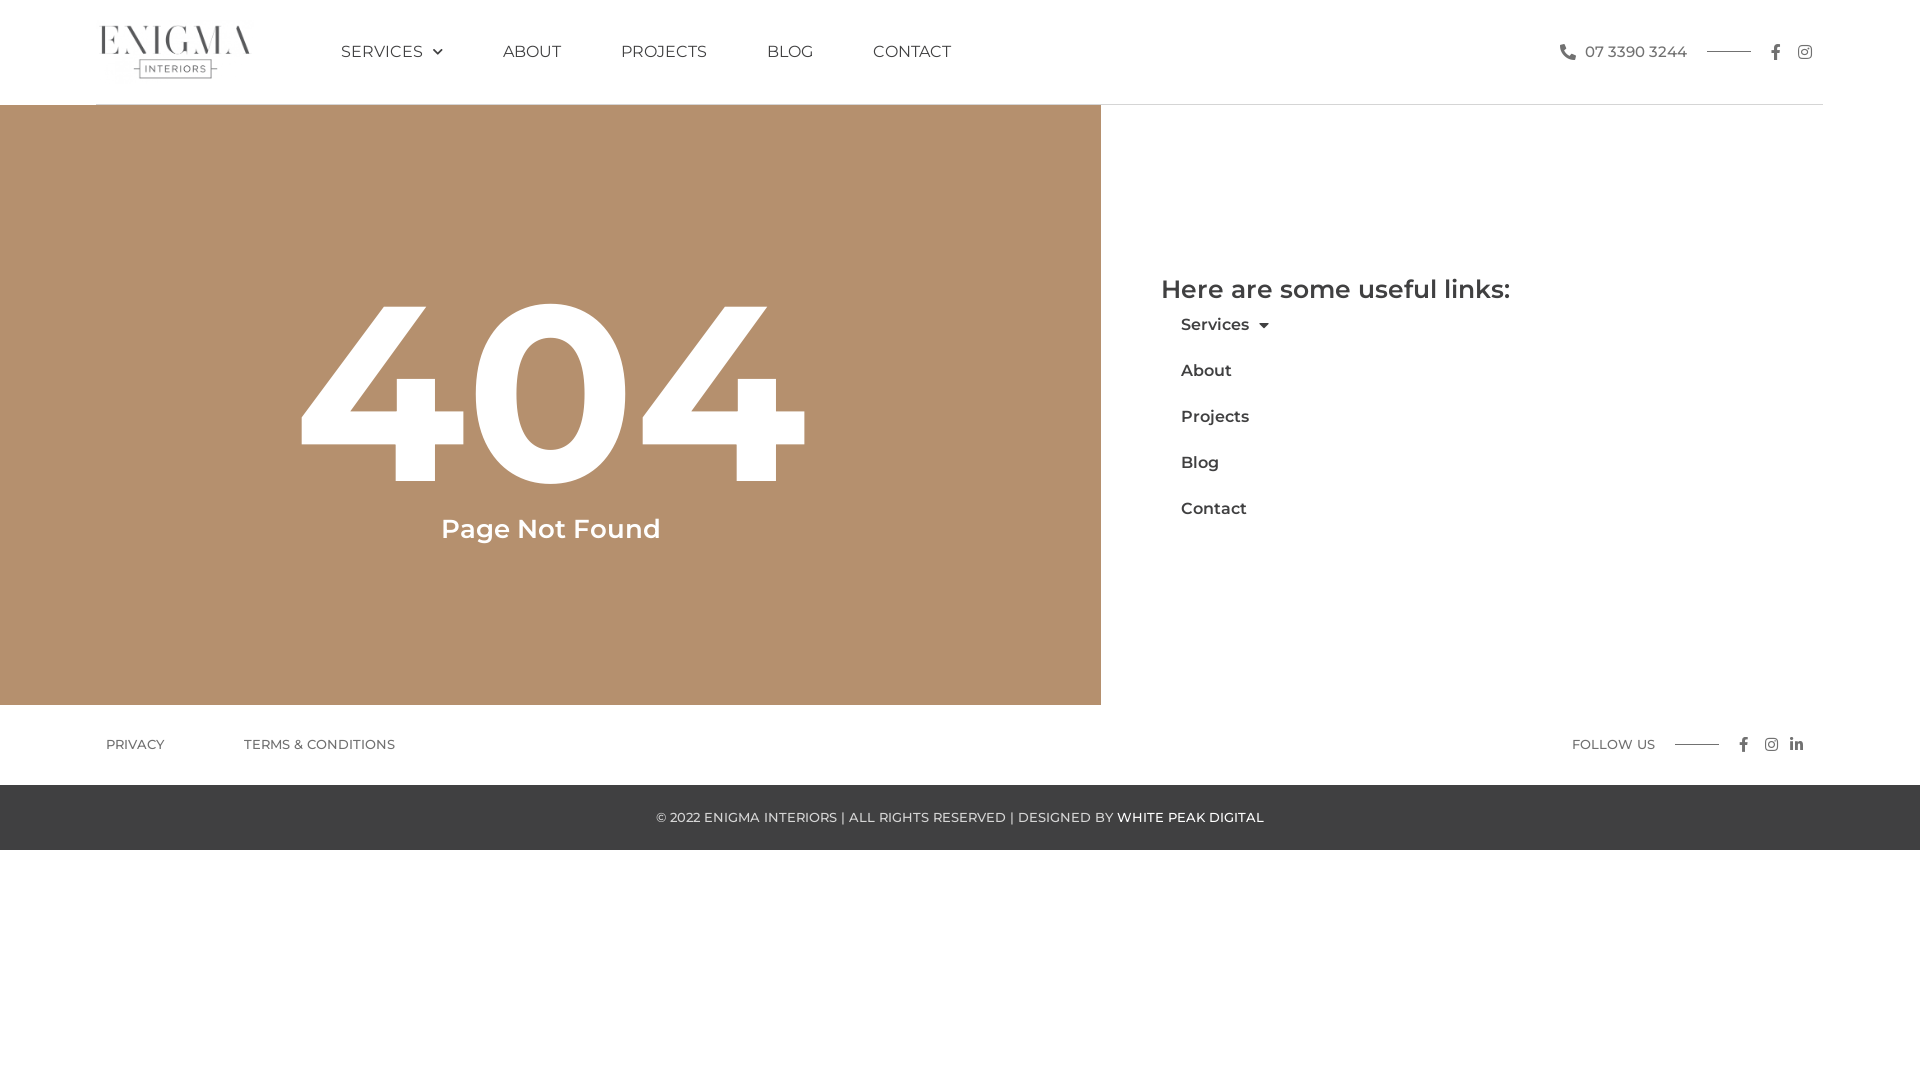 The image size is (1920, 1080). What do you see at coordinates (789, 50) in the screenshot?
I see `'BLOG'` at bounding box center [789, 50].